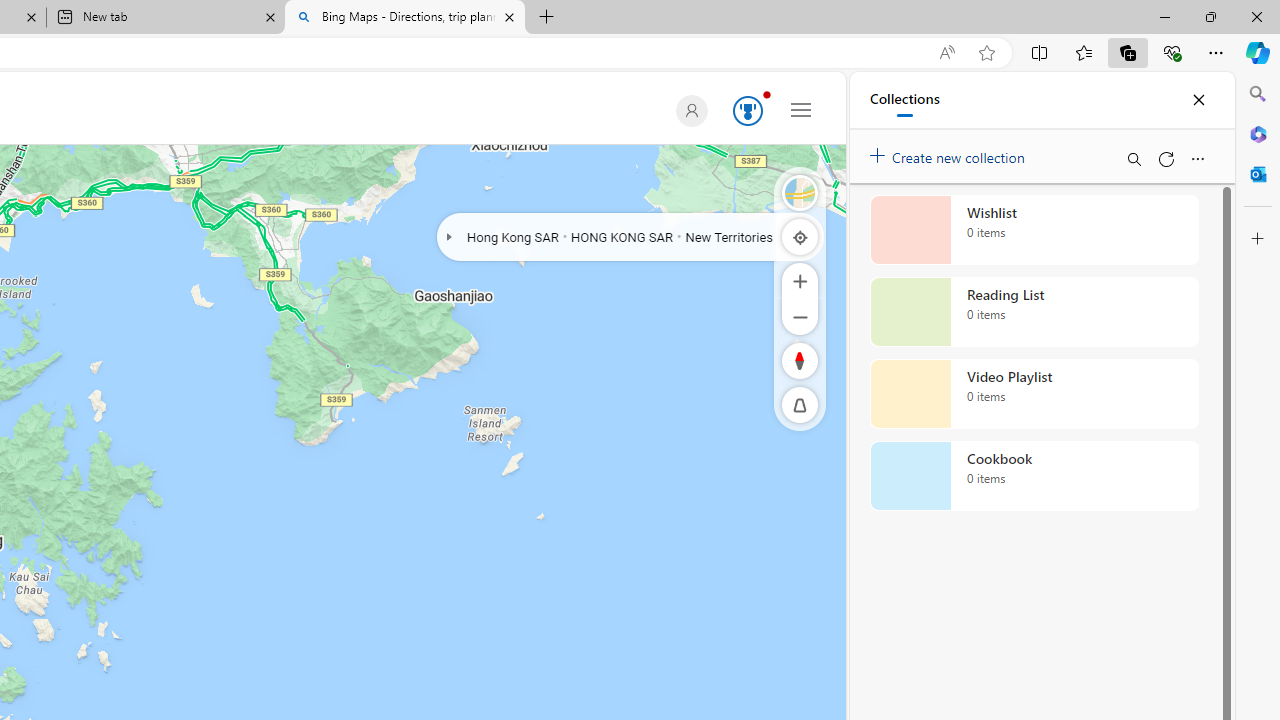 This screenshot has width=1280, height=720. What do you see at coordinates (950, 152) in the screenshot?
I see `'Create new collection'` at bounding box center [950, 152].